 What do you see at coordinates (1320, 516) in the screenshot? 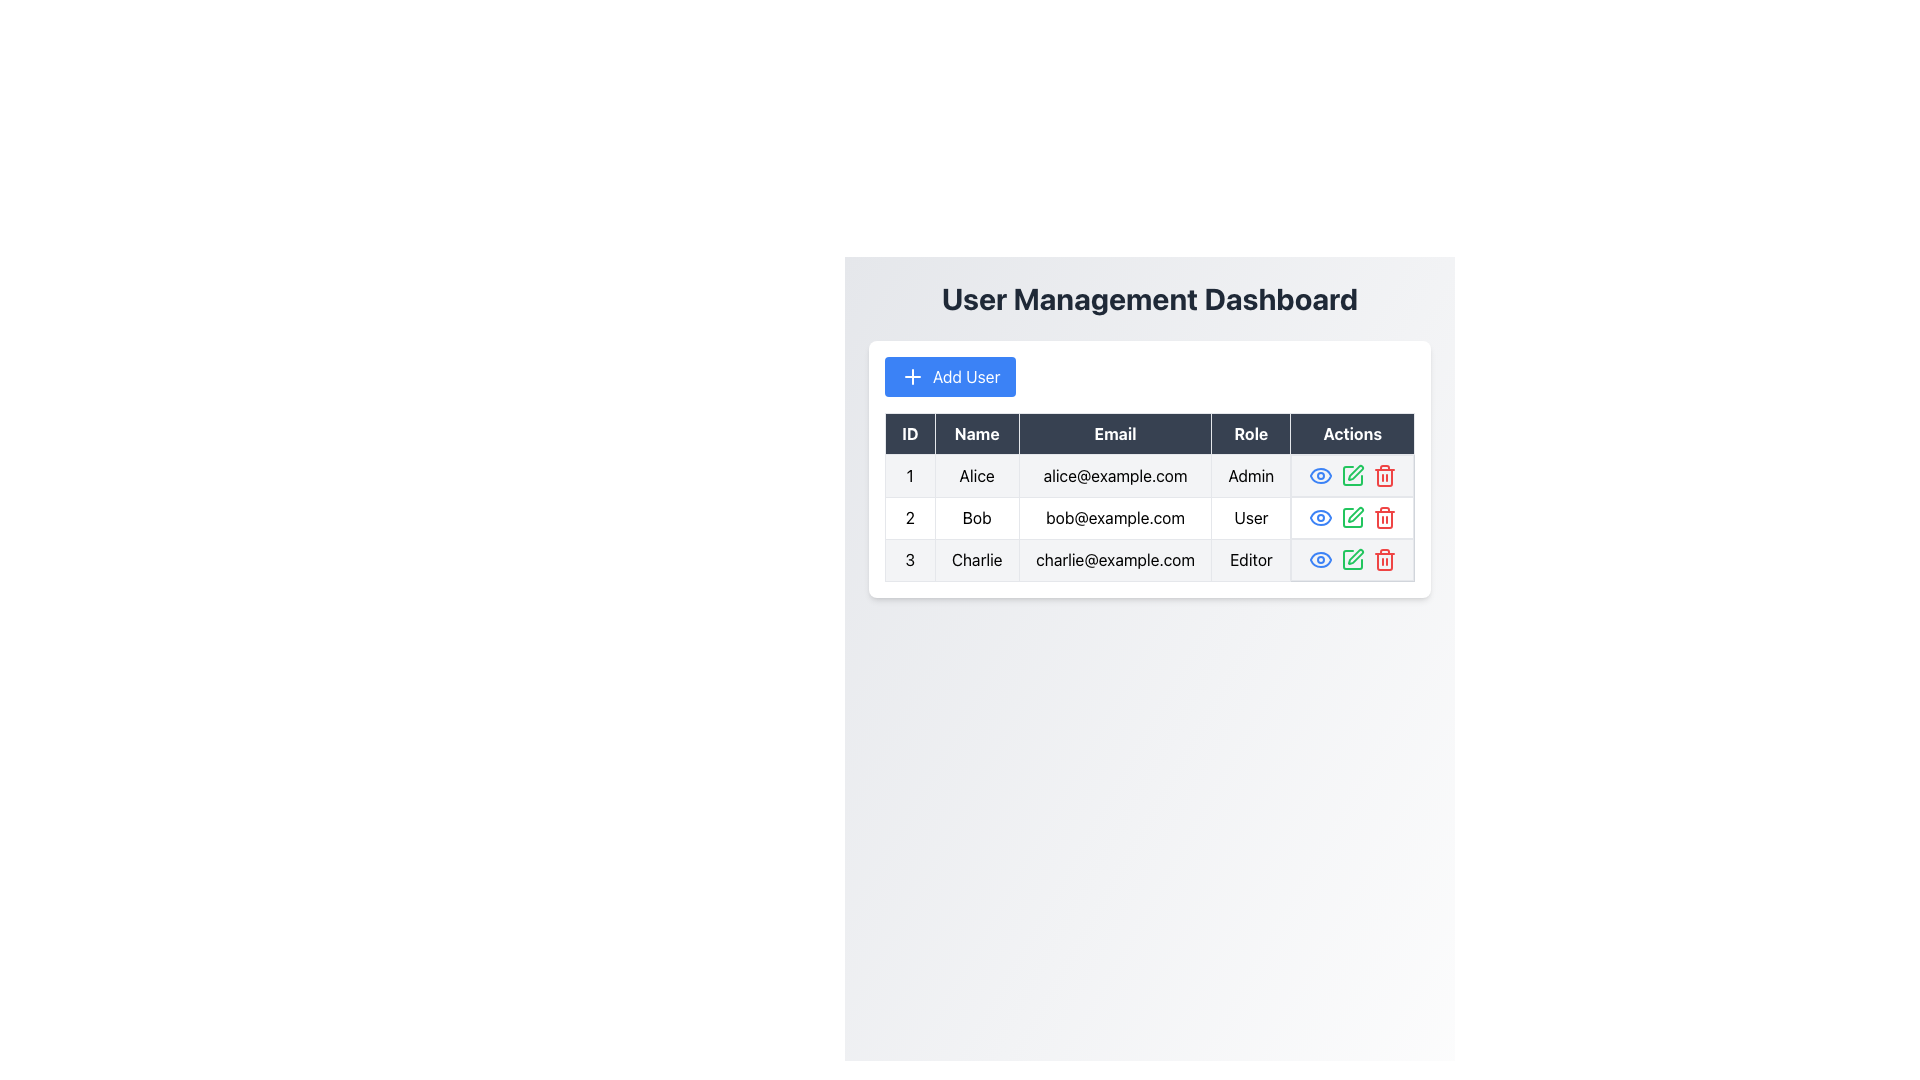
I see `the blue eye-shaped icon in the 'Actions' column of Bob's row` at bounding box center [1320, 516].